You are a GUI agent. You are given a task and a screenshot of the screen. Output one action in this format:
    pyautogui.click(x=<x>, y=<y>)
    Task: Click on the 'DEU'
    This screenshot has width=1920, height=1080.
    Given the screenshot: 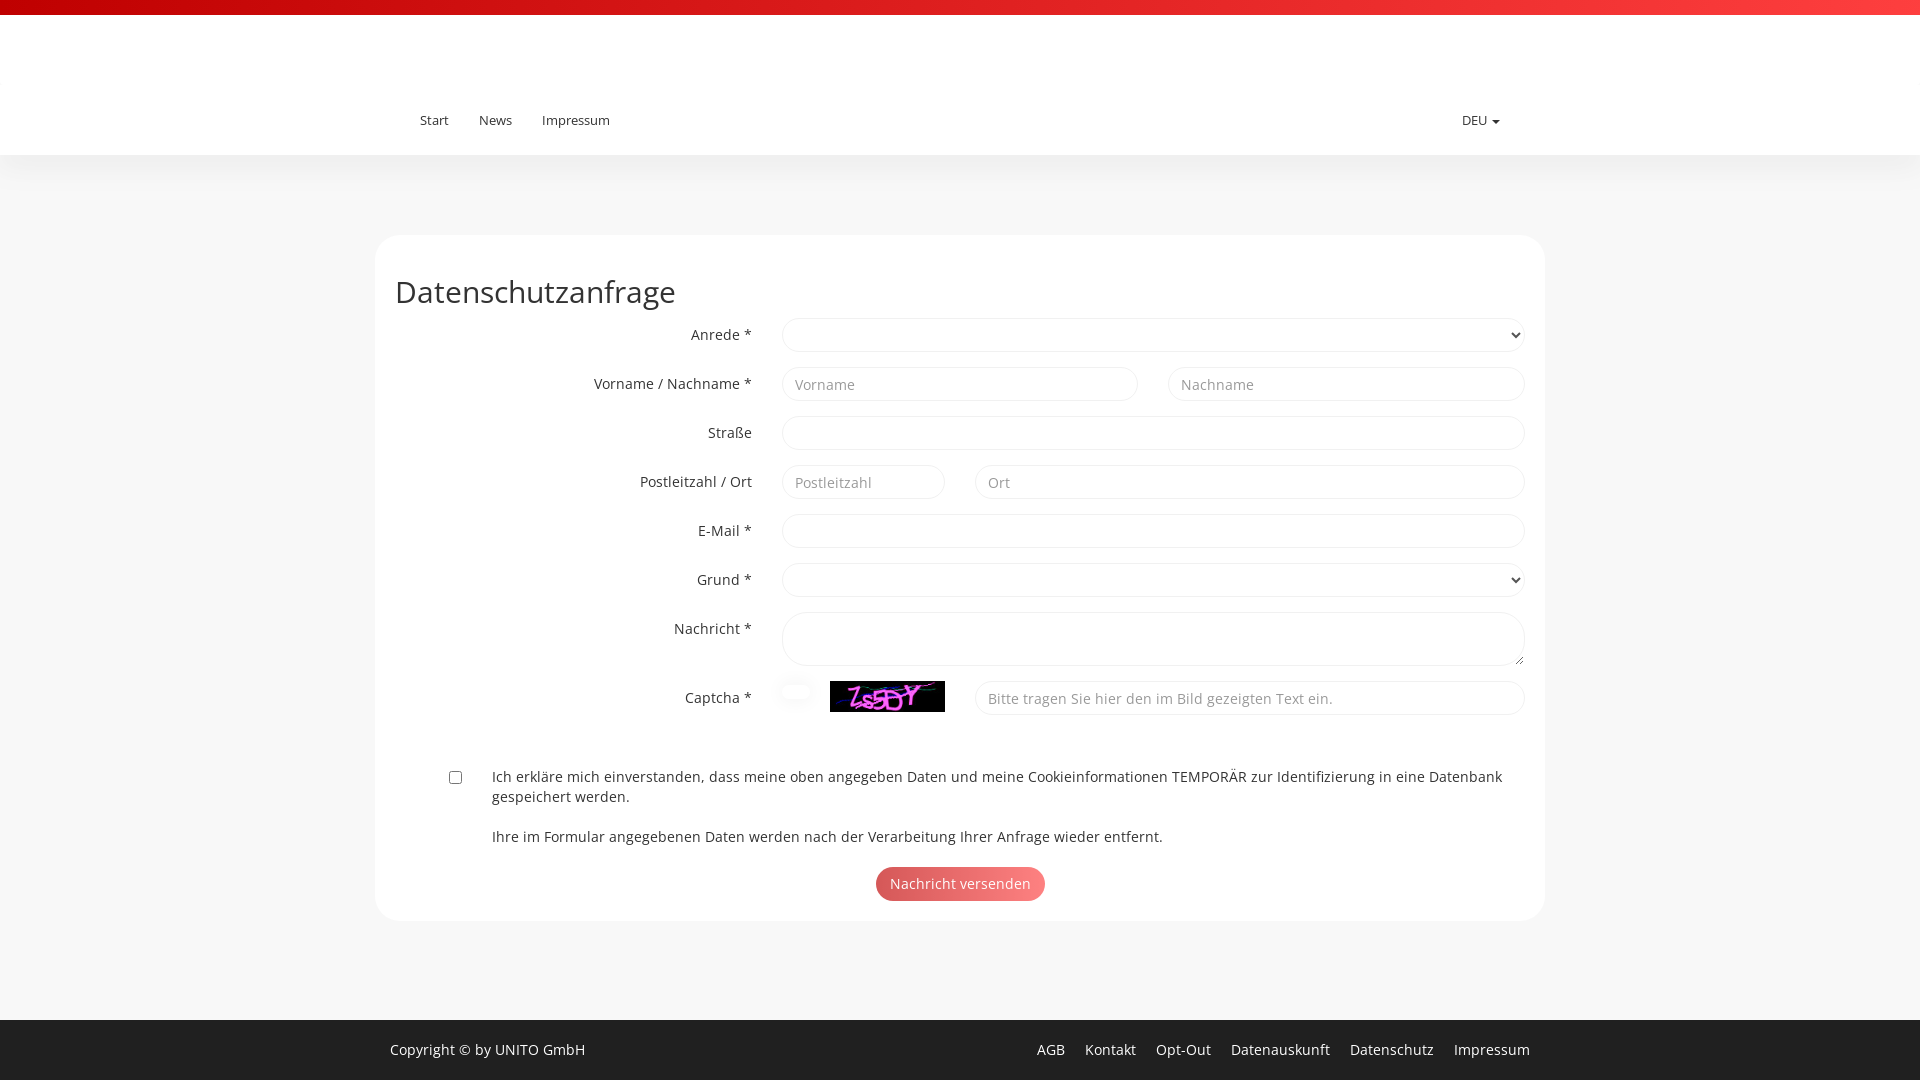 What is the action you would take?
    pyautogui.click(x=1481, y=119)
    